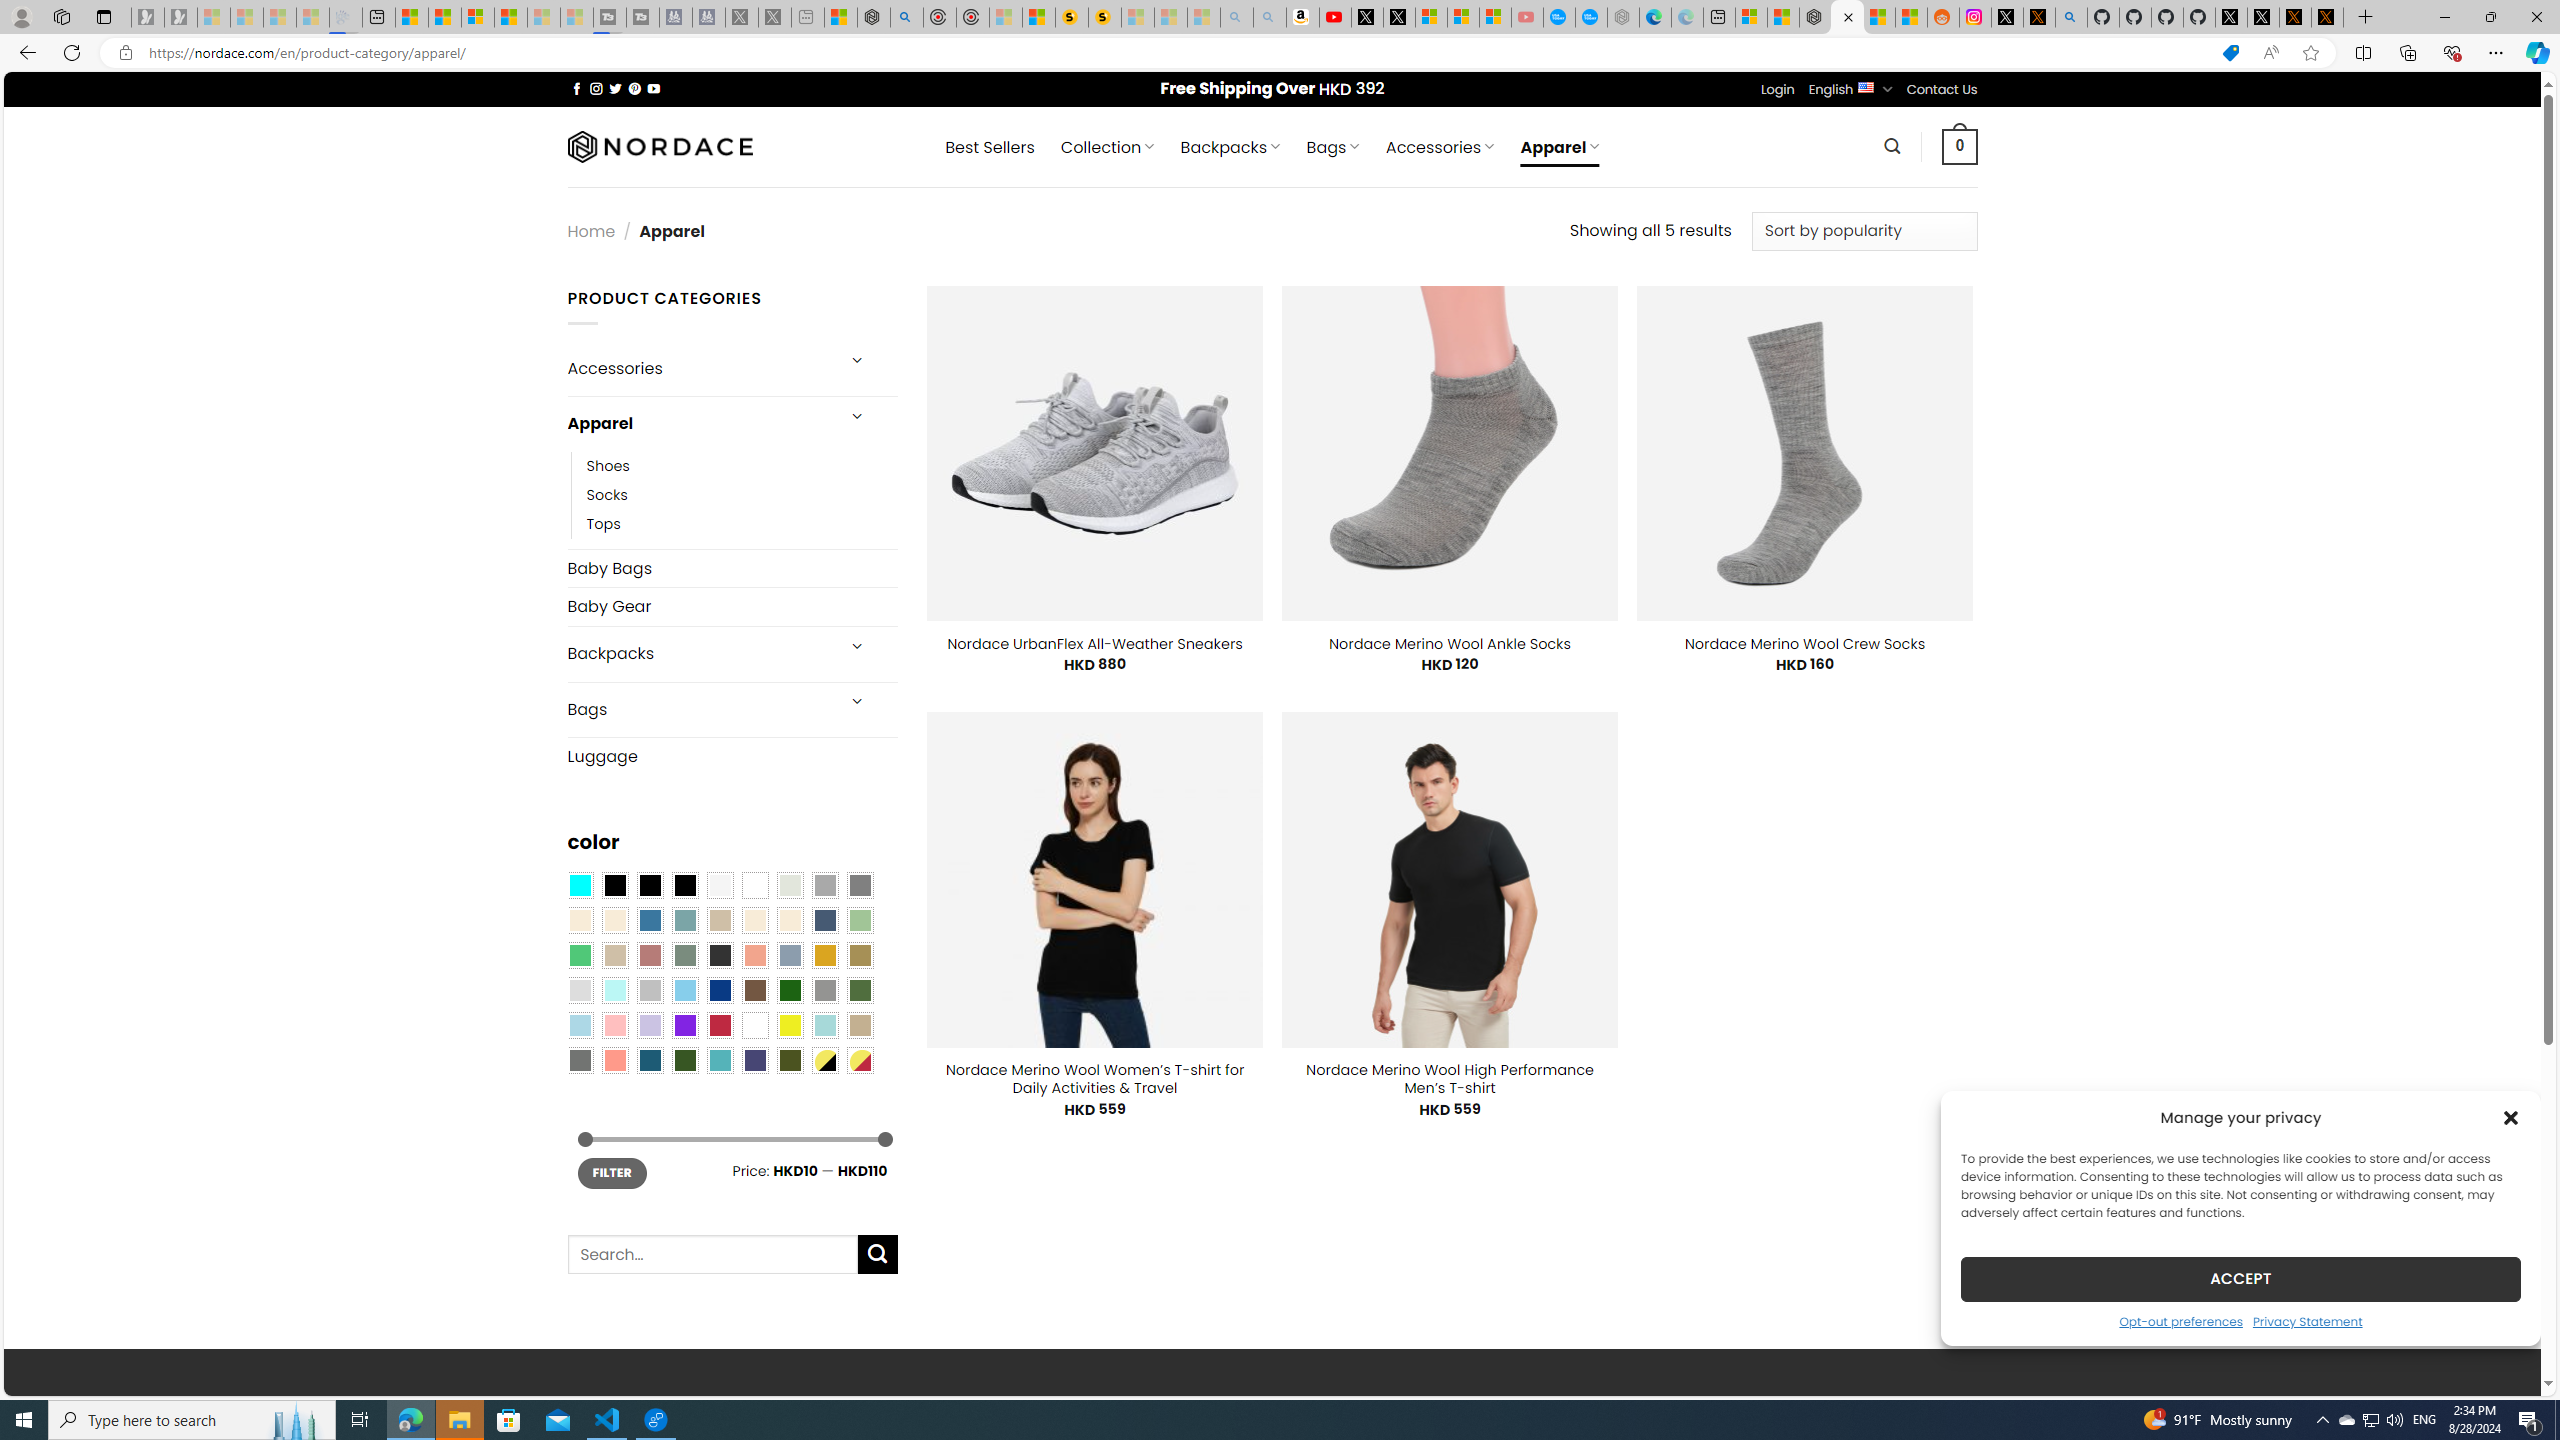  I want to click on 'This site has coupons! Shopping in Microsoft Edge', so click(2230, 53).